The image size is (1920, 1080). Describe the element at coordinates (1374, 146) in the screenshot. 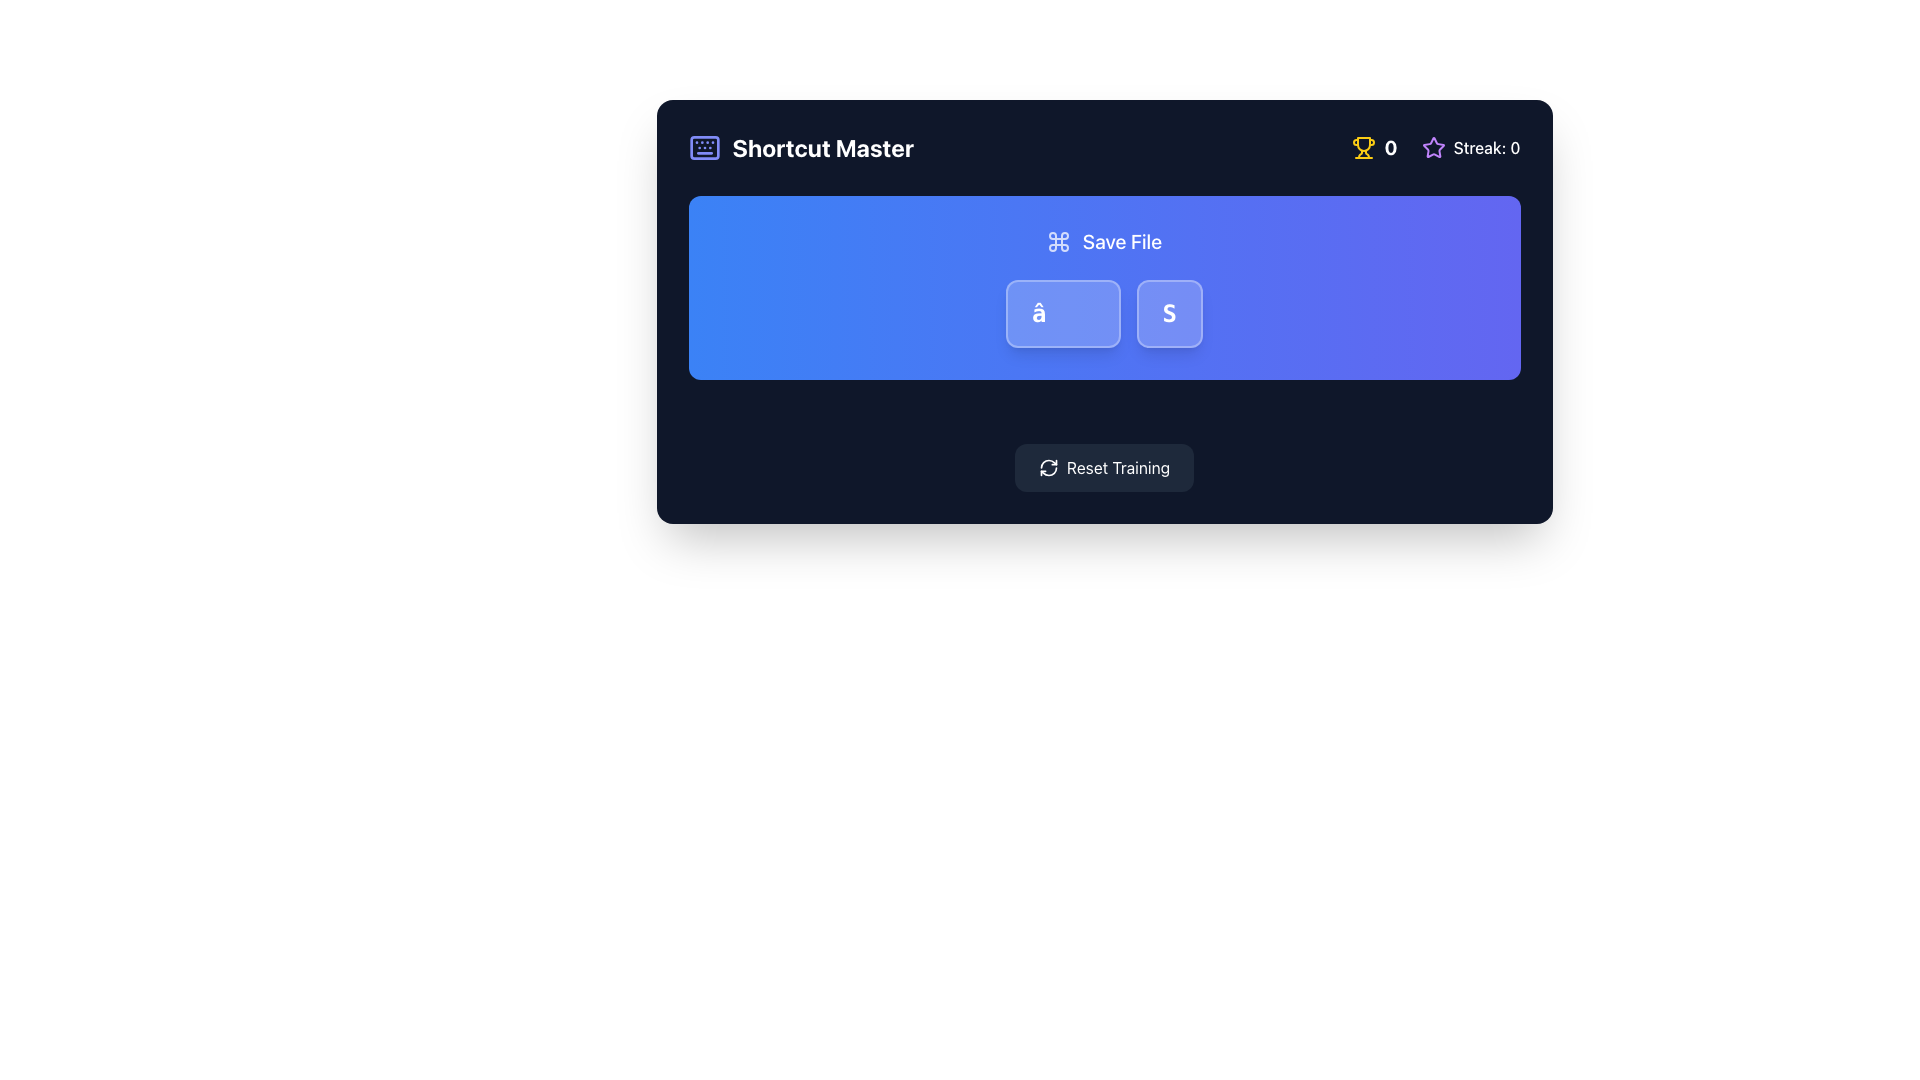

I see `the text label displaying the numeric value associated with the trophy icon, located to the immediate right of the yellow trophy icon in the top-right corner of the interface` at that location.